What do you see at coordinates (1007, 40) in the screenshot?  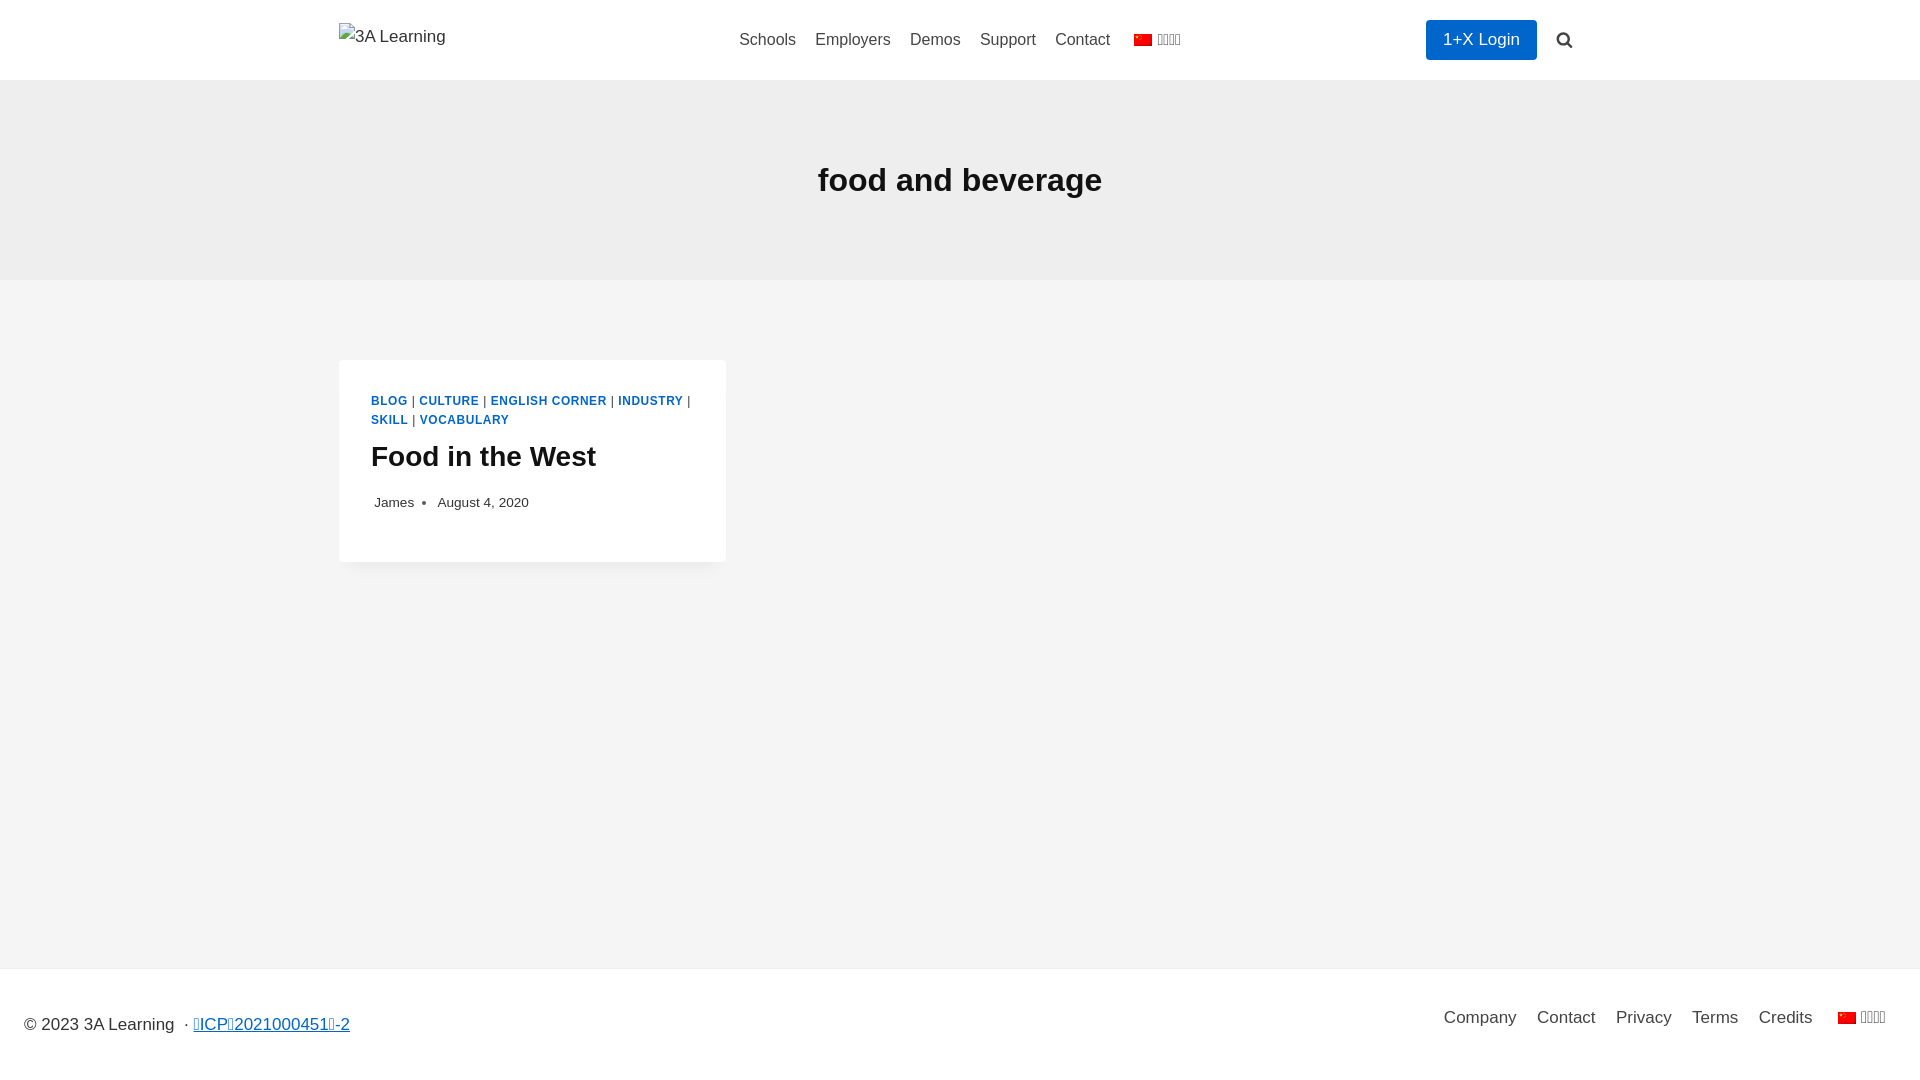 I see `'Support'` at bounding box center [1007, 40].